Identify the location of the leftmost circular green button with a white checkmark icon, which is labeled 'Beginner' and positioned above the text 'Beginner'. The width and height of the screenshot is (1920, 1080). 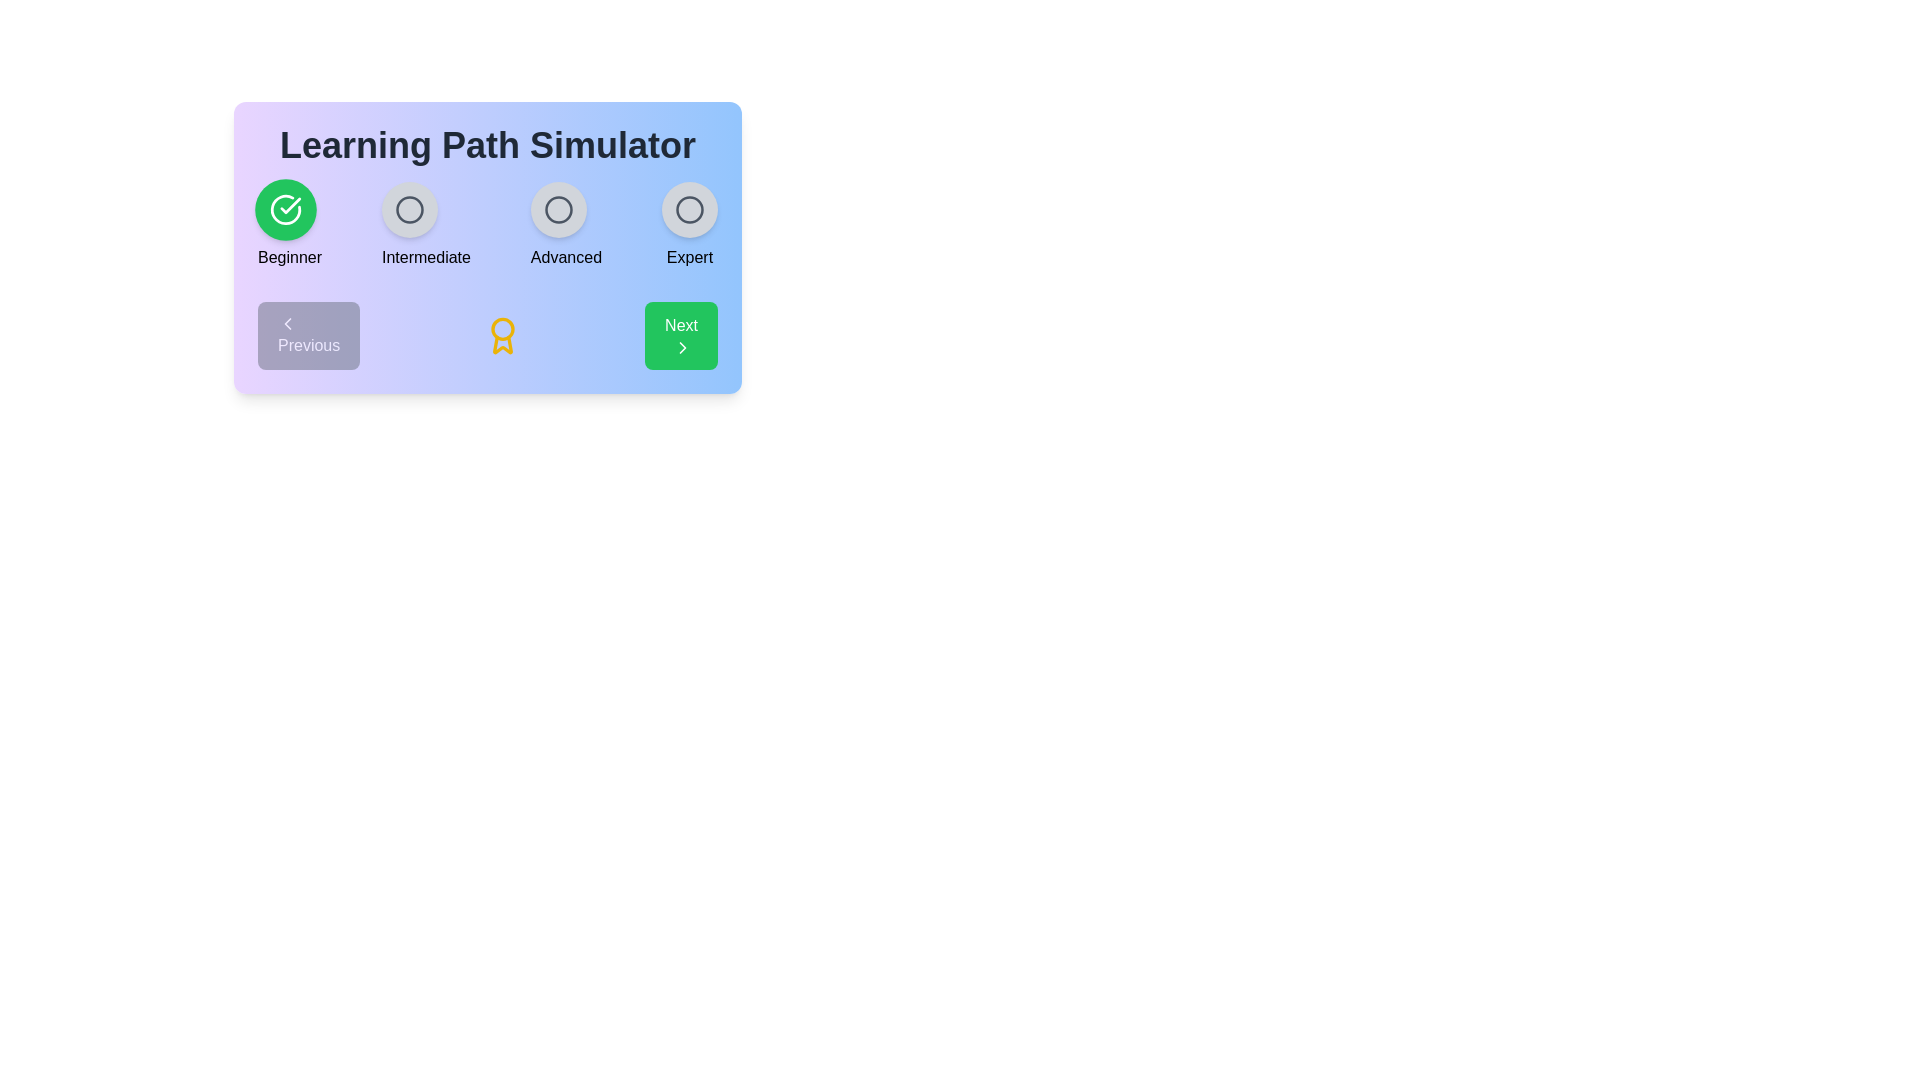
(285, 209).